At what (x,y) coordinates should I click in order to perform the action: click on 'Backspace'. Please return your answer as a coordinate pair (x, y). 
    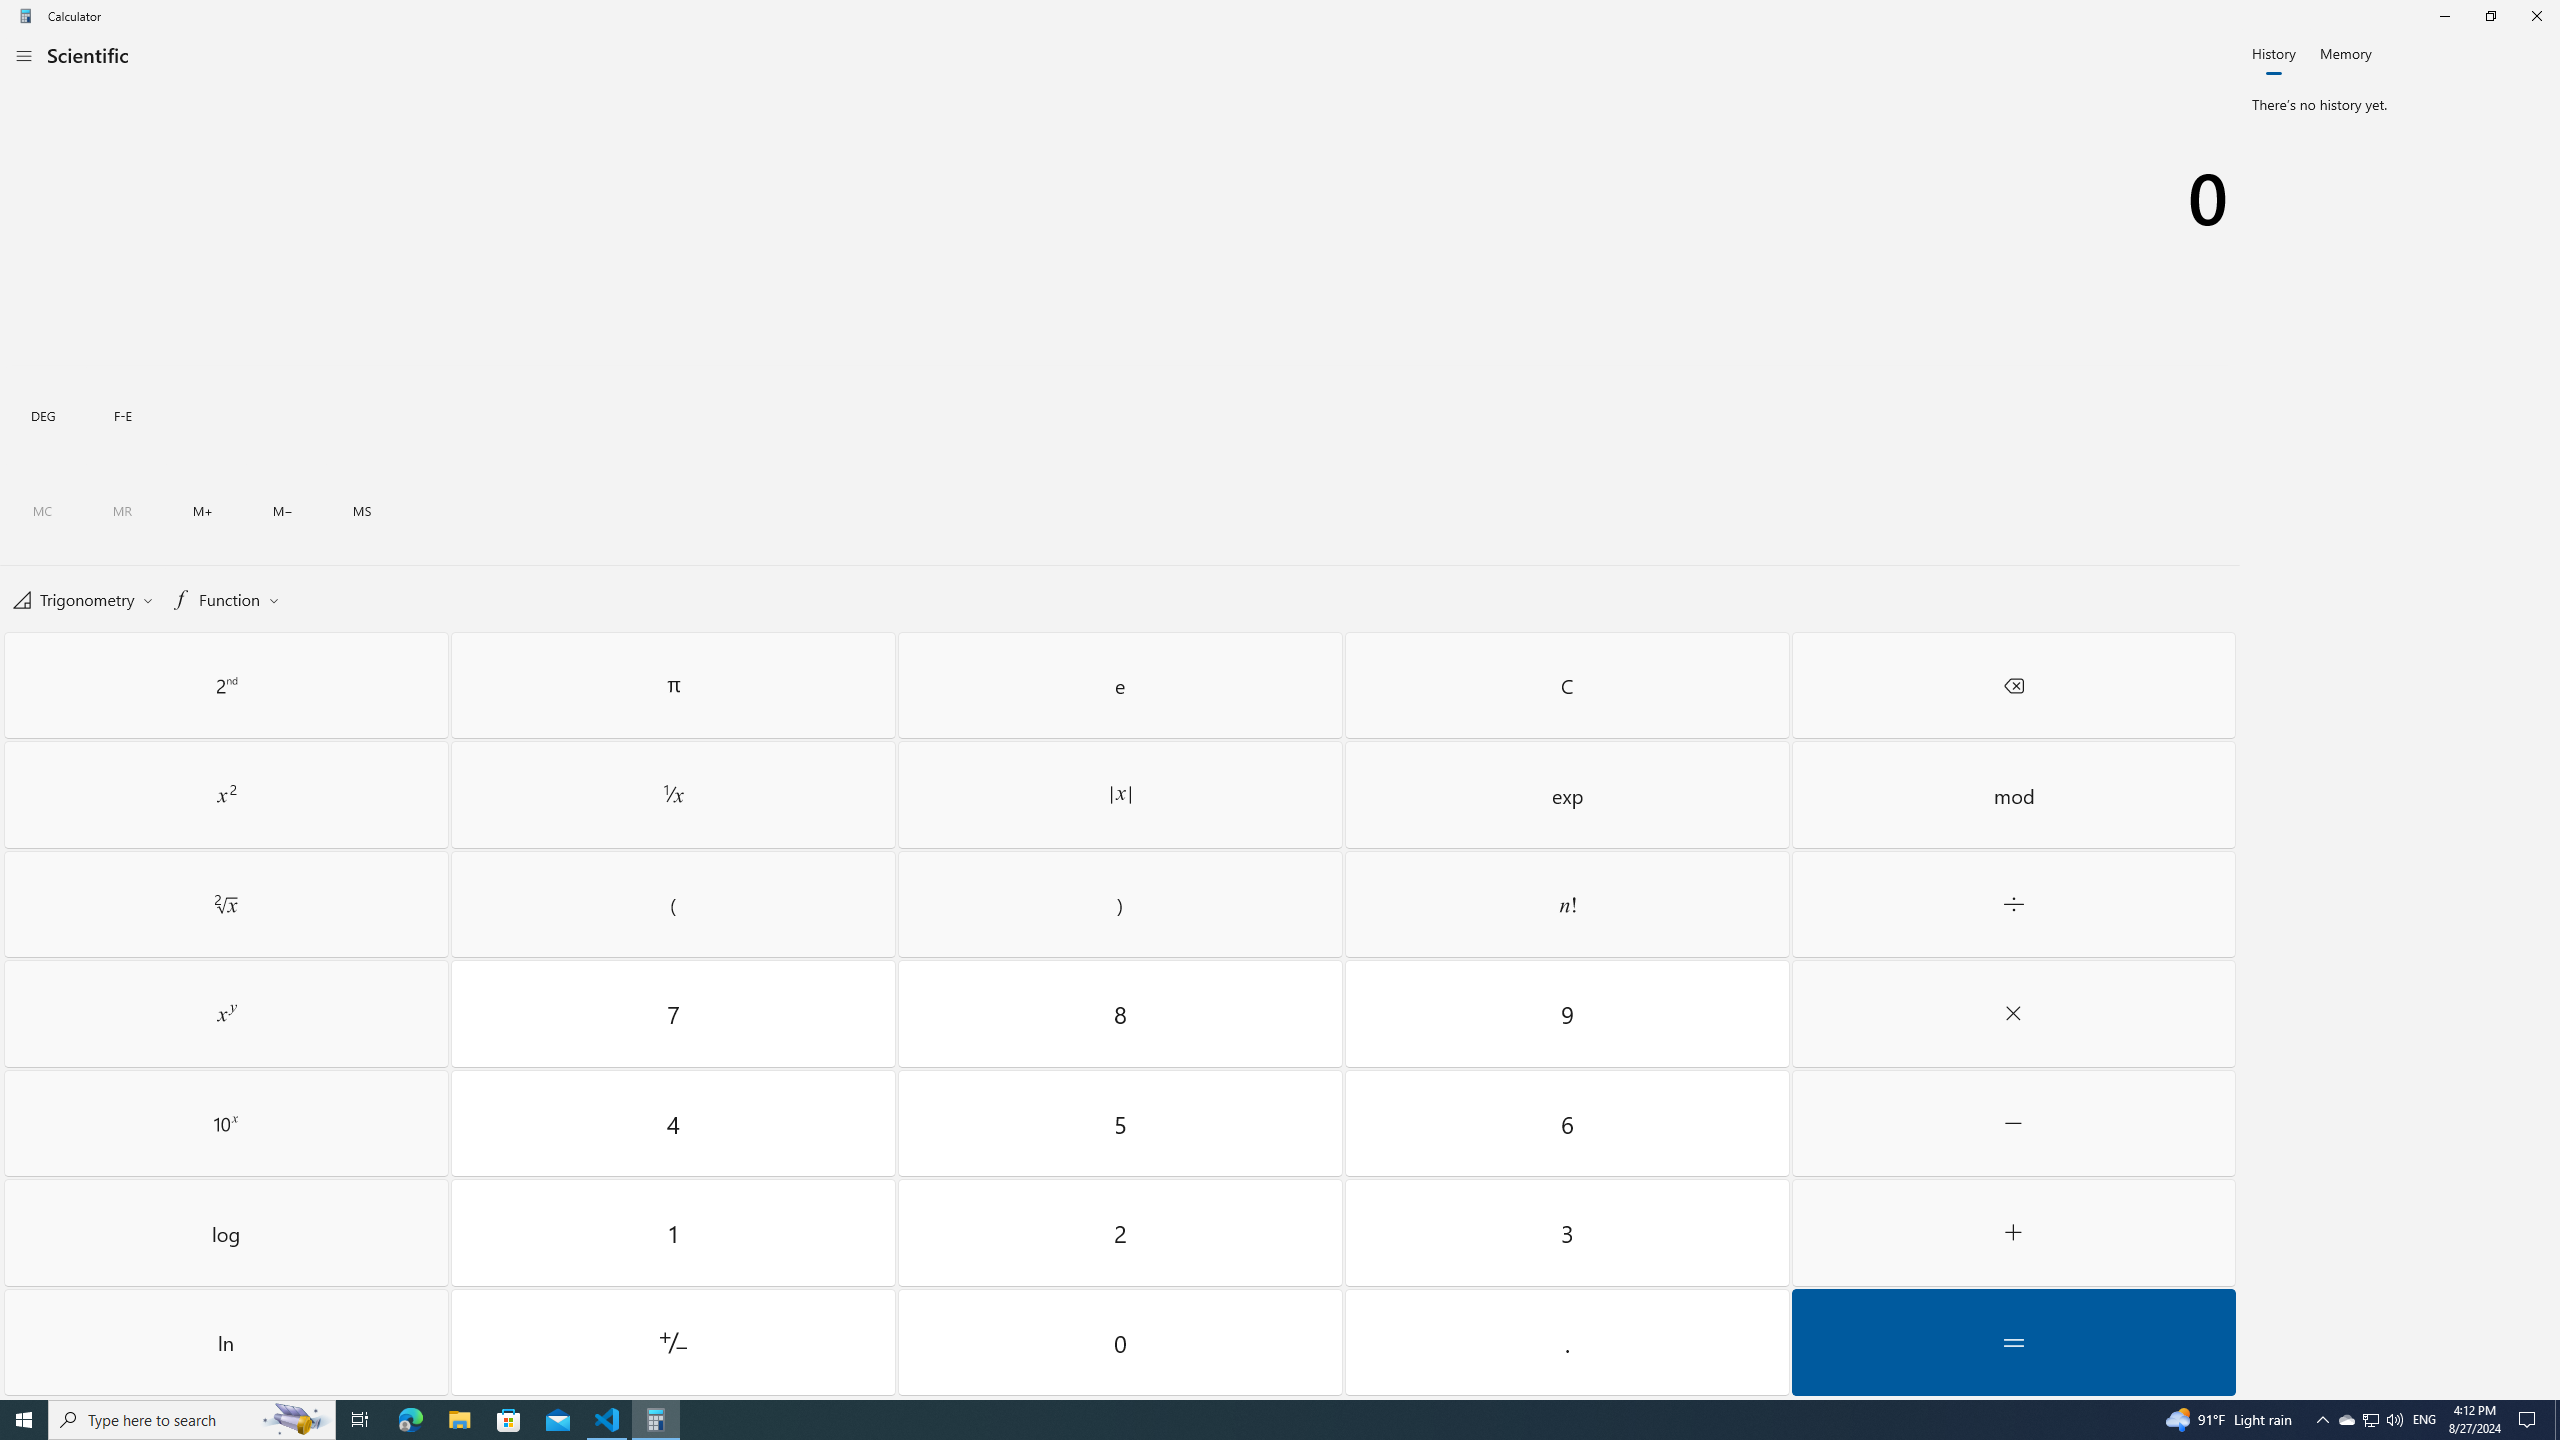
    Looking at the image, I should click on (2013, 685).